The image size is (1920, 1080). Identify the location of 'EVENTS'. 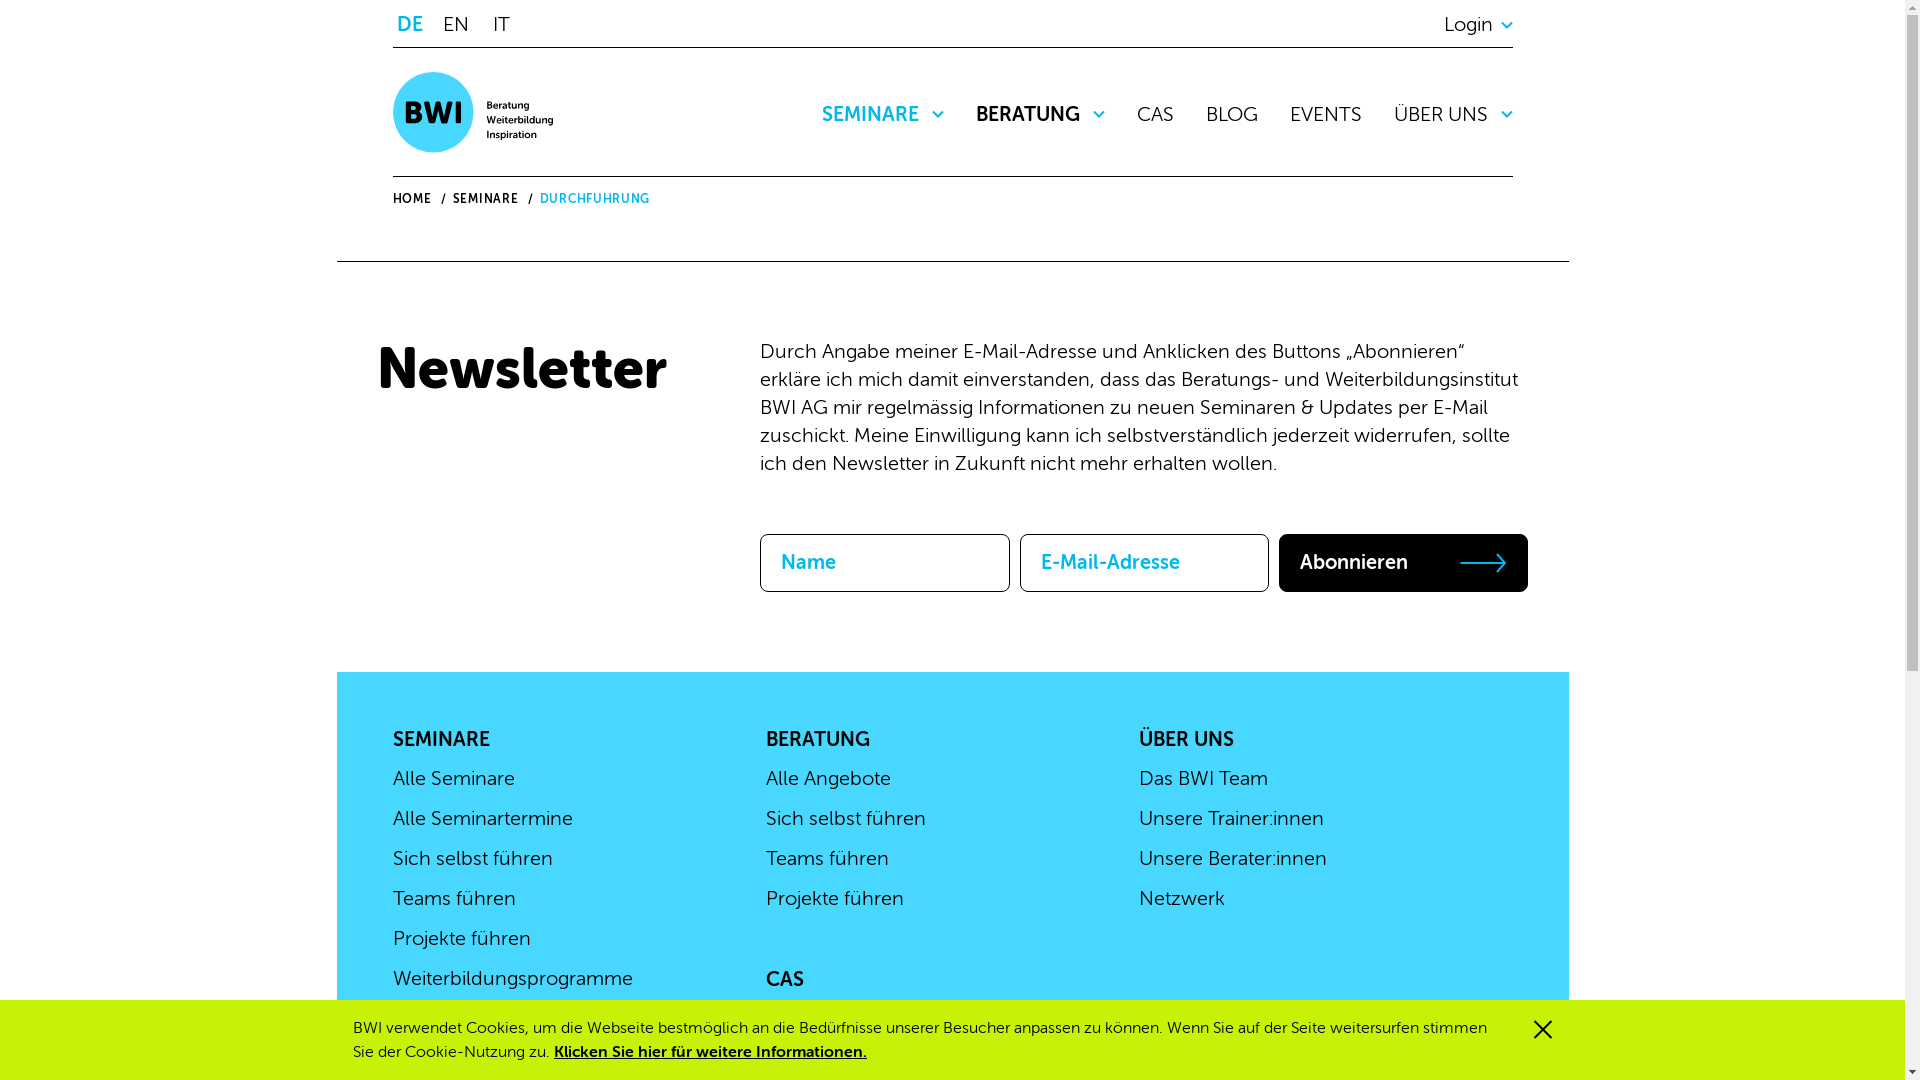
(1325, 114).